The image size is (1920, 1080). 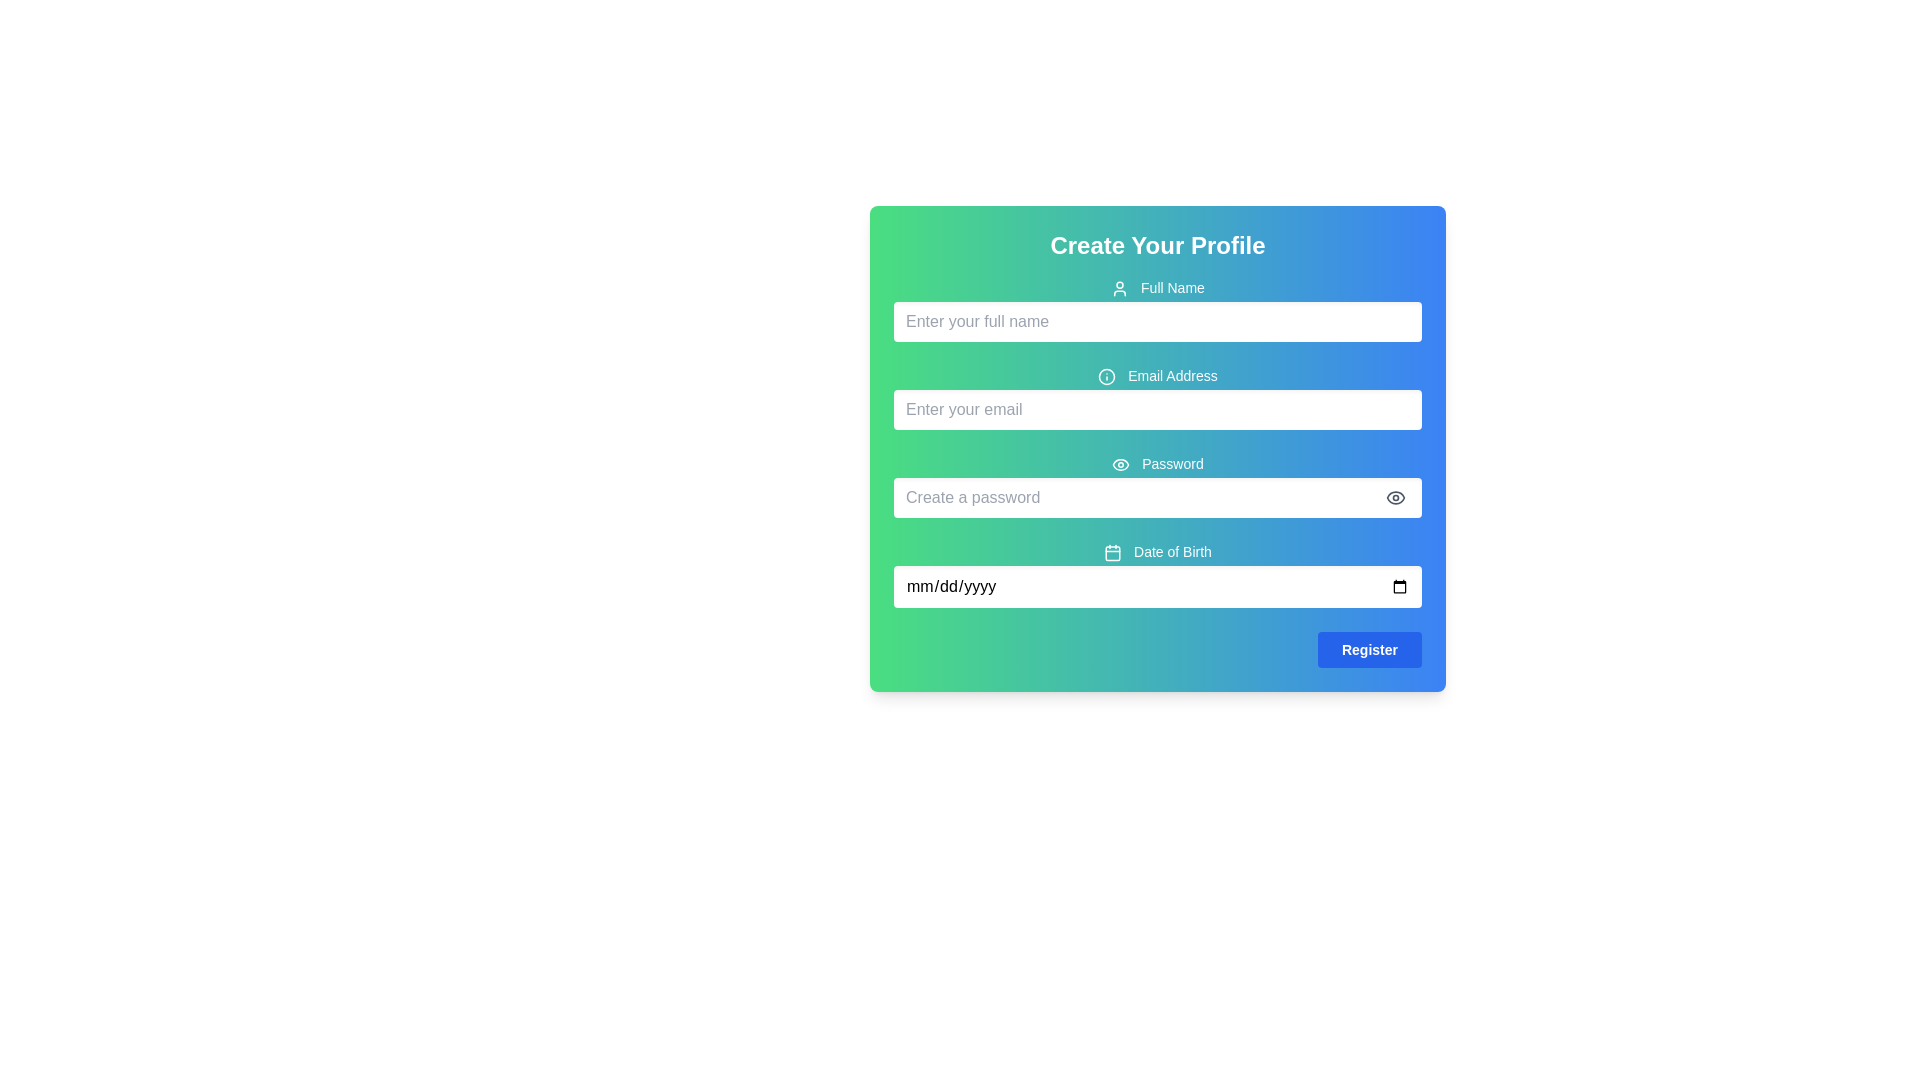 I want to click on the circular button with a light gray color and an eye icon, located to the far right of the password input field, so click(x=1395, y=496).